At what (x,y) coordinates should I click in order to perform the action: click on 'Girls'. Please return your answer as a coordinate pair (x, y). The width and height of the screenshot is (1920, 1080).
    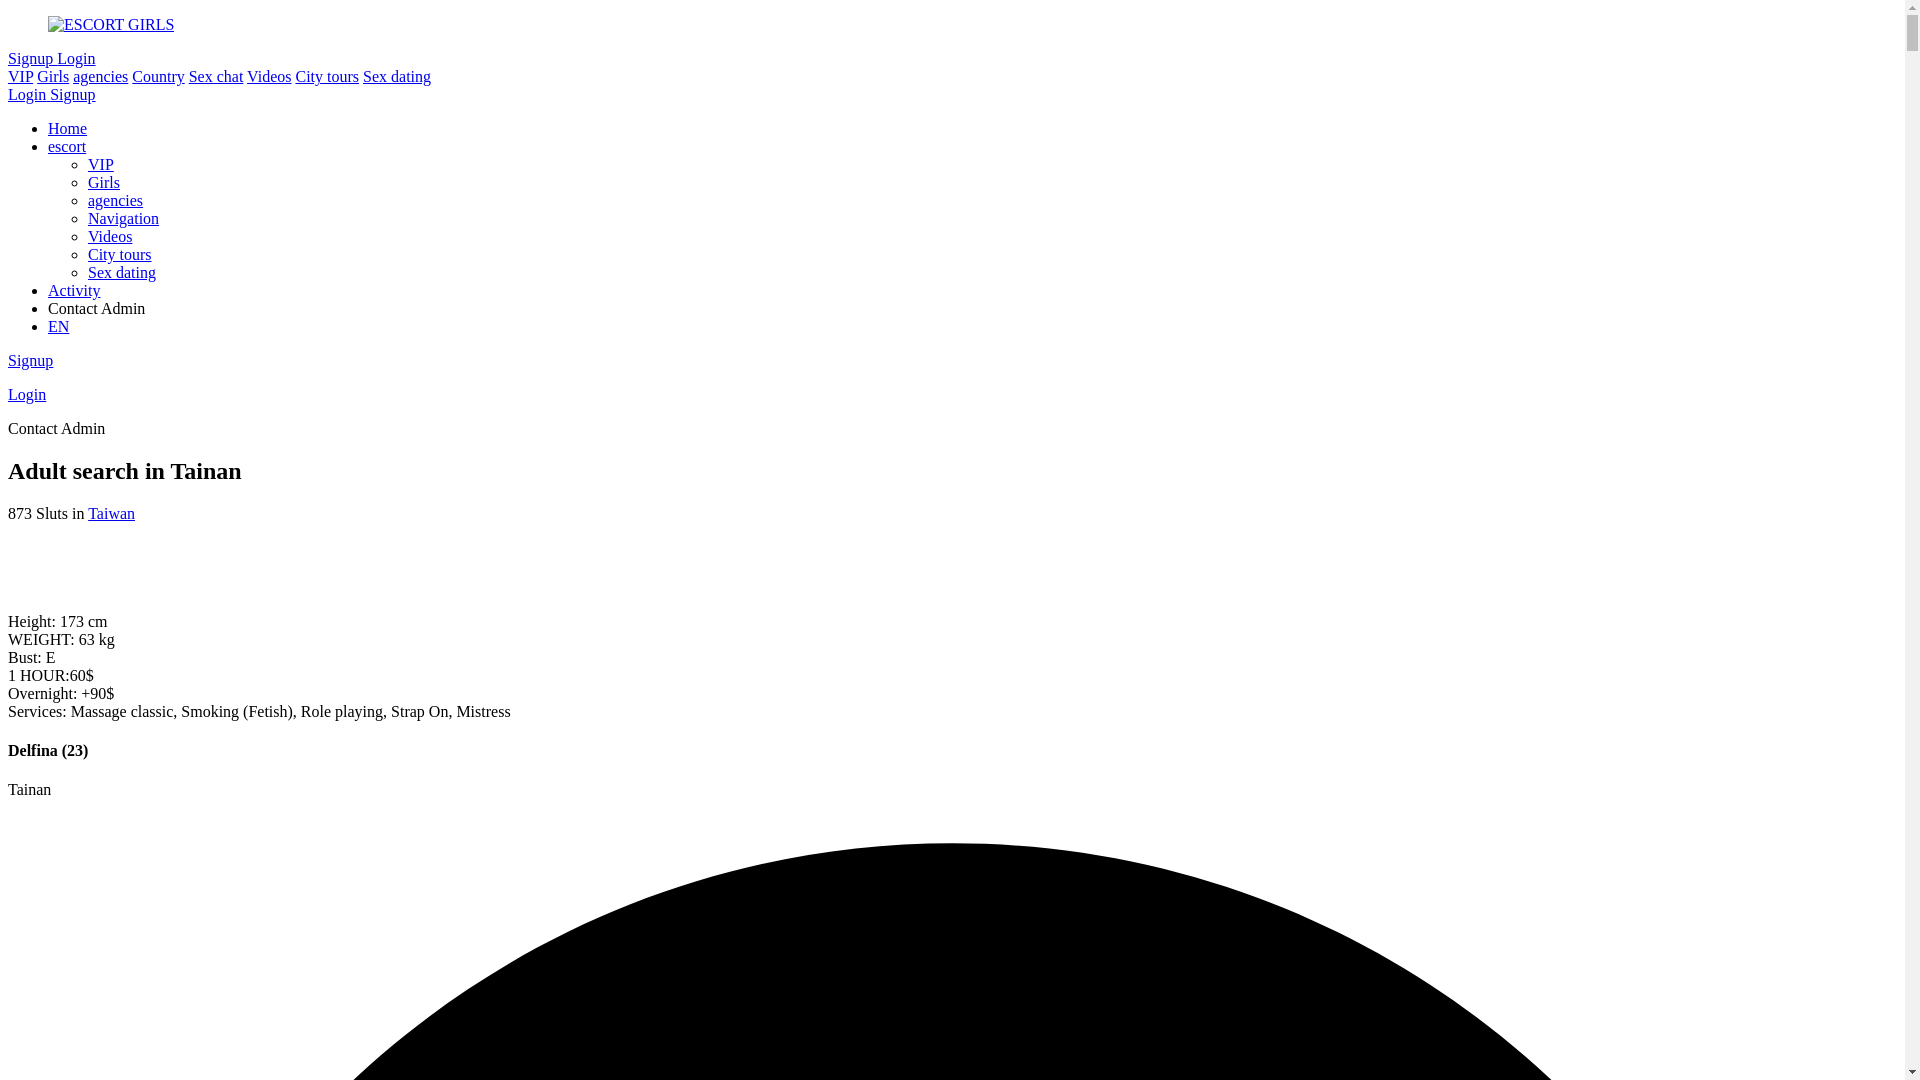
    Looking at the image, I should click on (86, 182).